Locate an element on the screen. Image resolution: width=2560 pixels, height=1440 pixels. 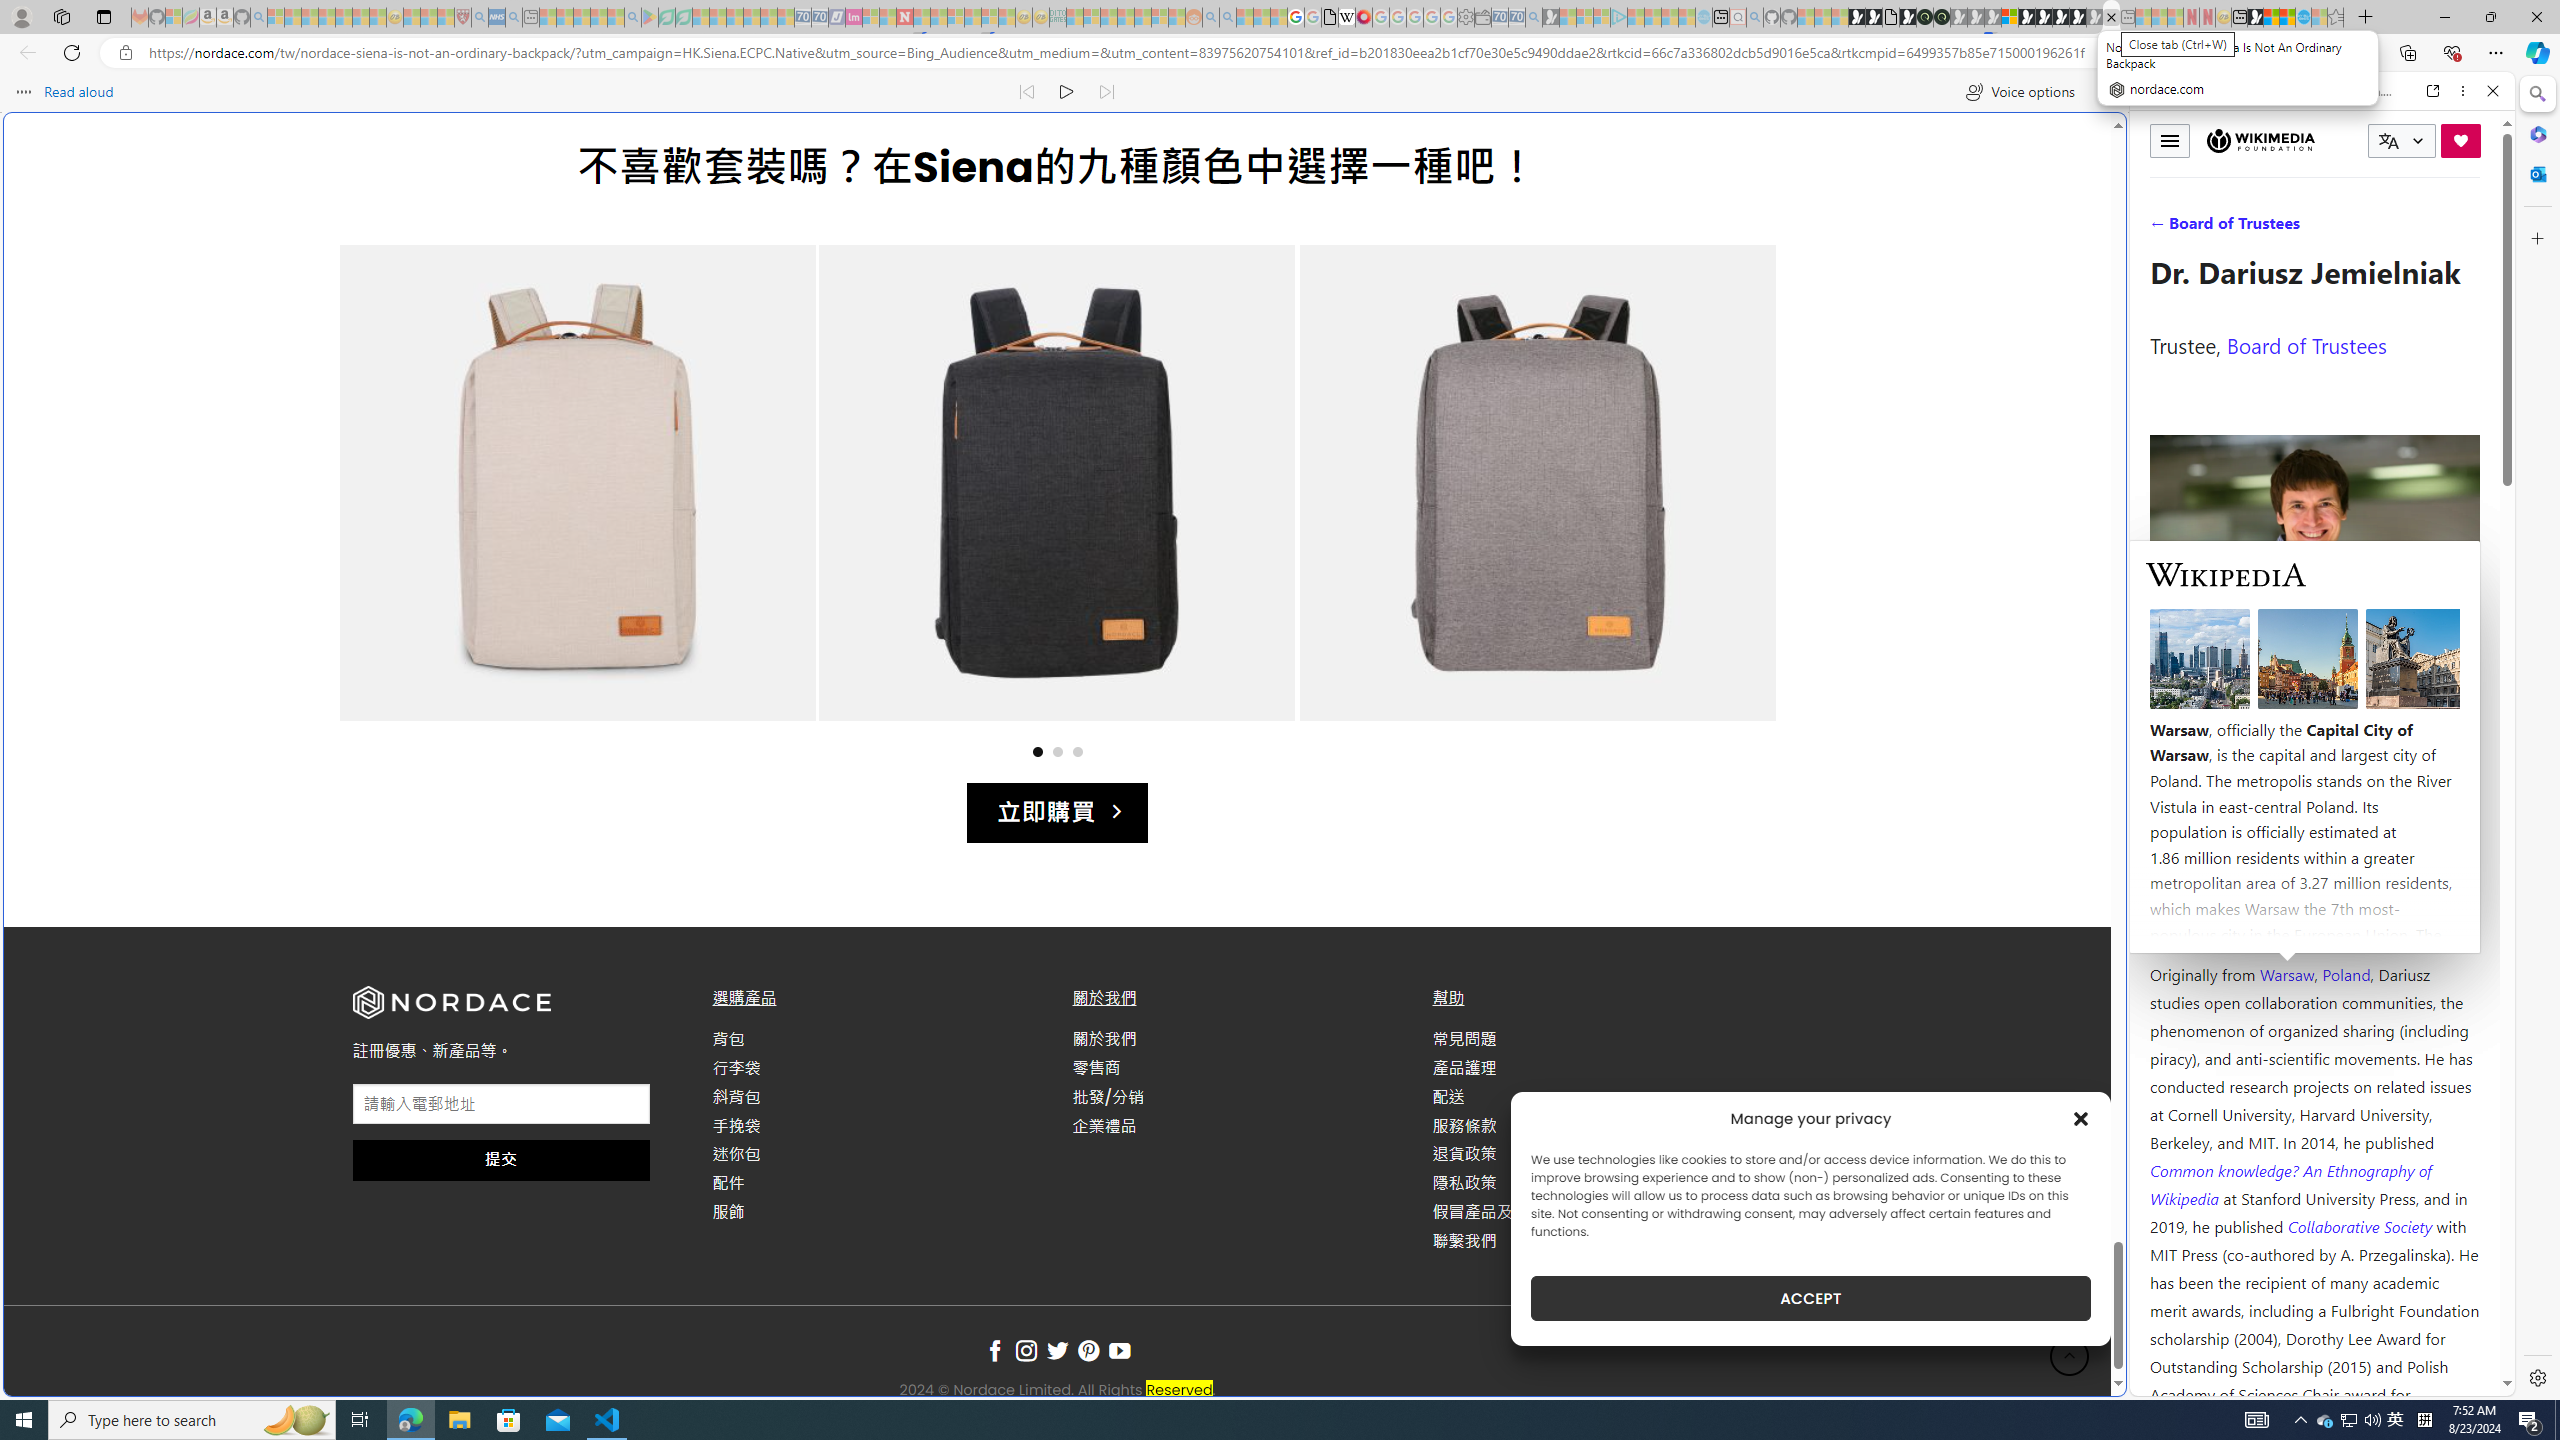
'CURRENT LANGUAGE:' is located at coordinates (2401, 141).